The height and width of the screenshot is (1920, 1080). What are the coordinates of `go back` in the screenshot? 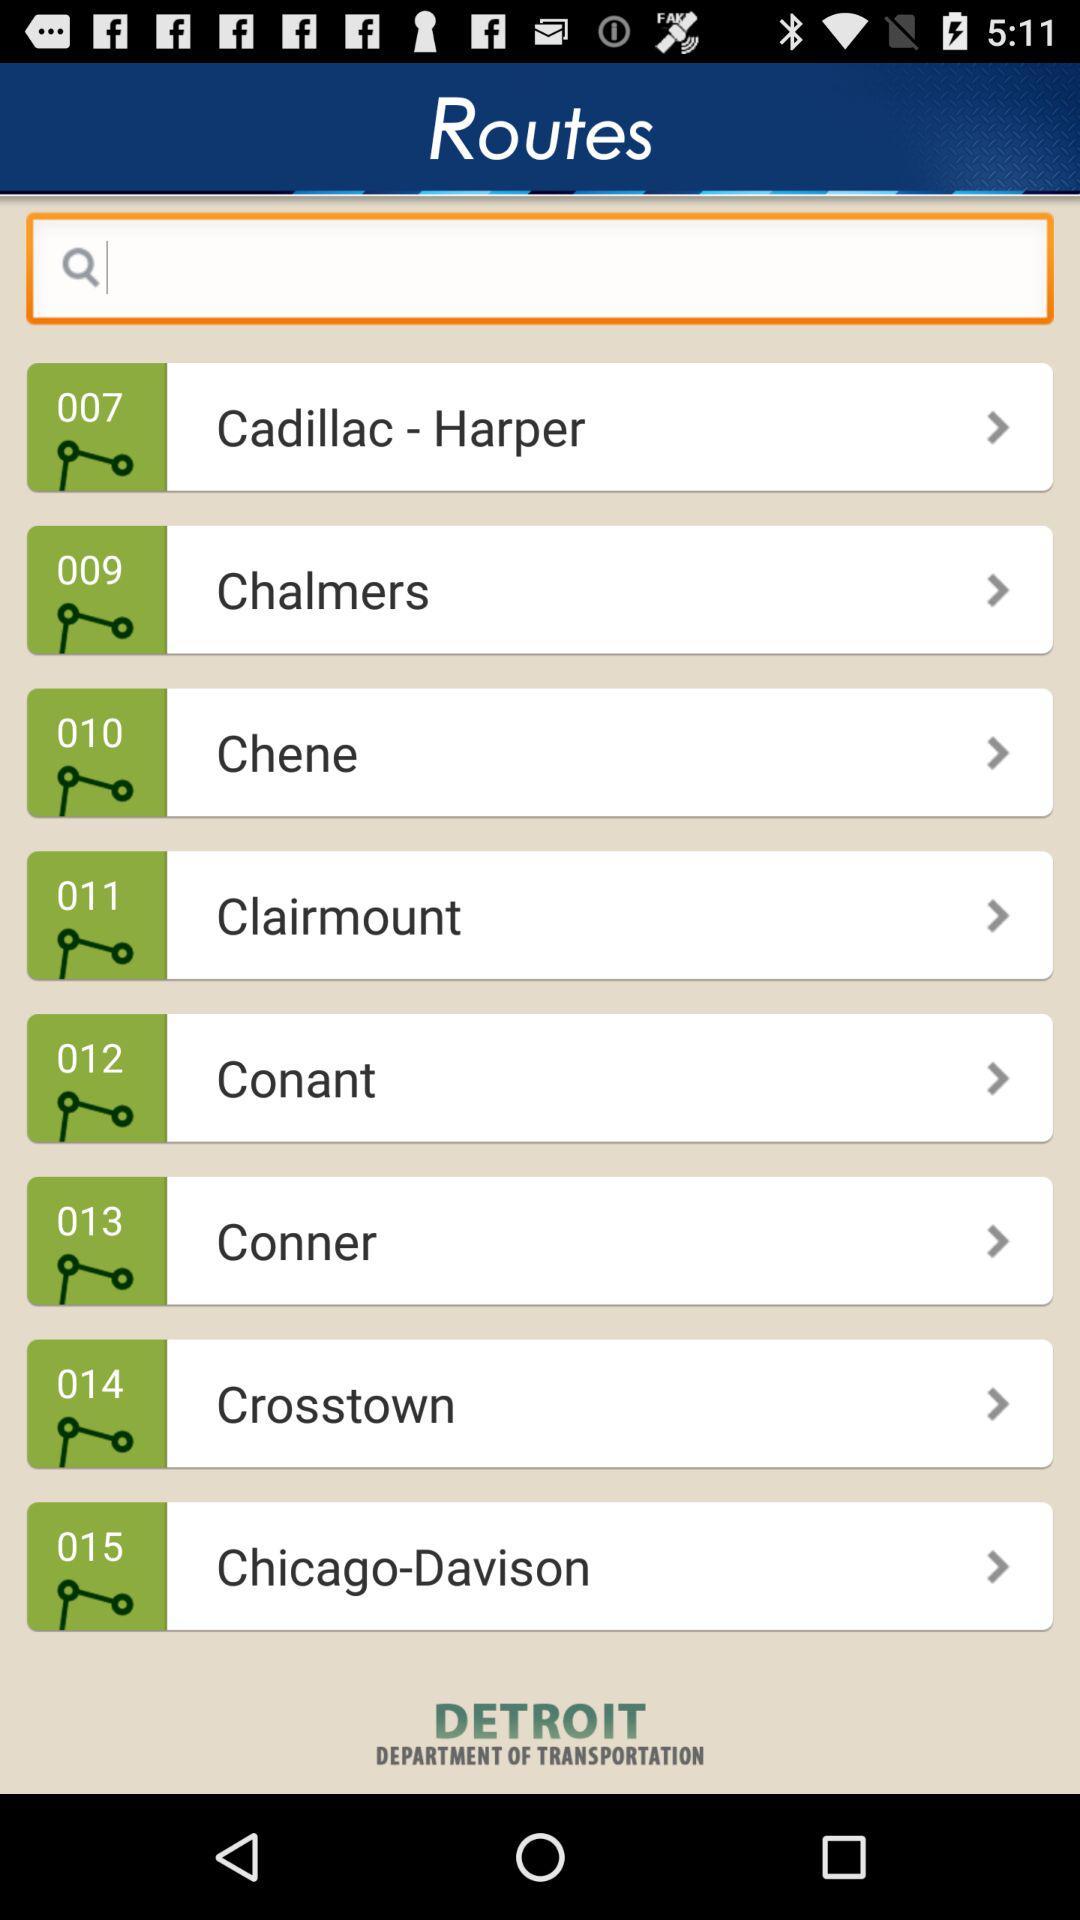 It's located at (540, 272).